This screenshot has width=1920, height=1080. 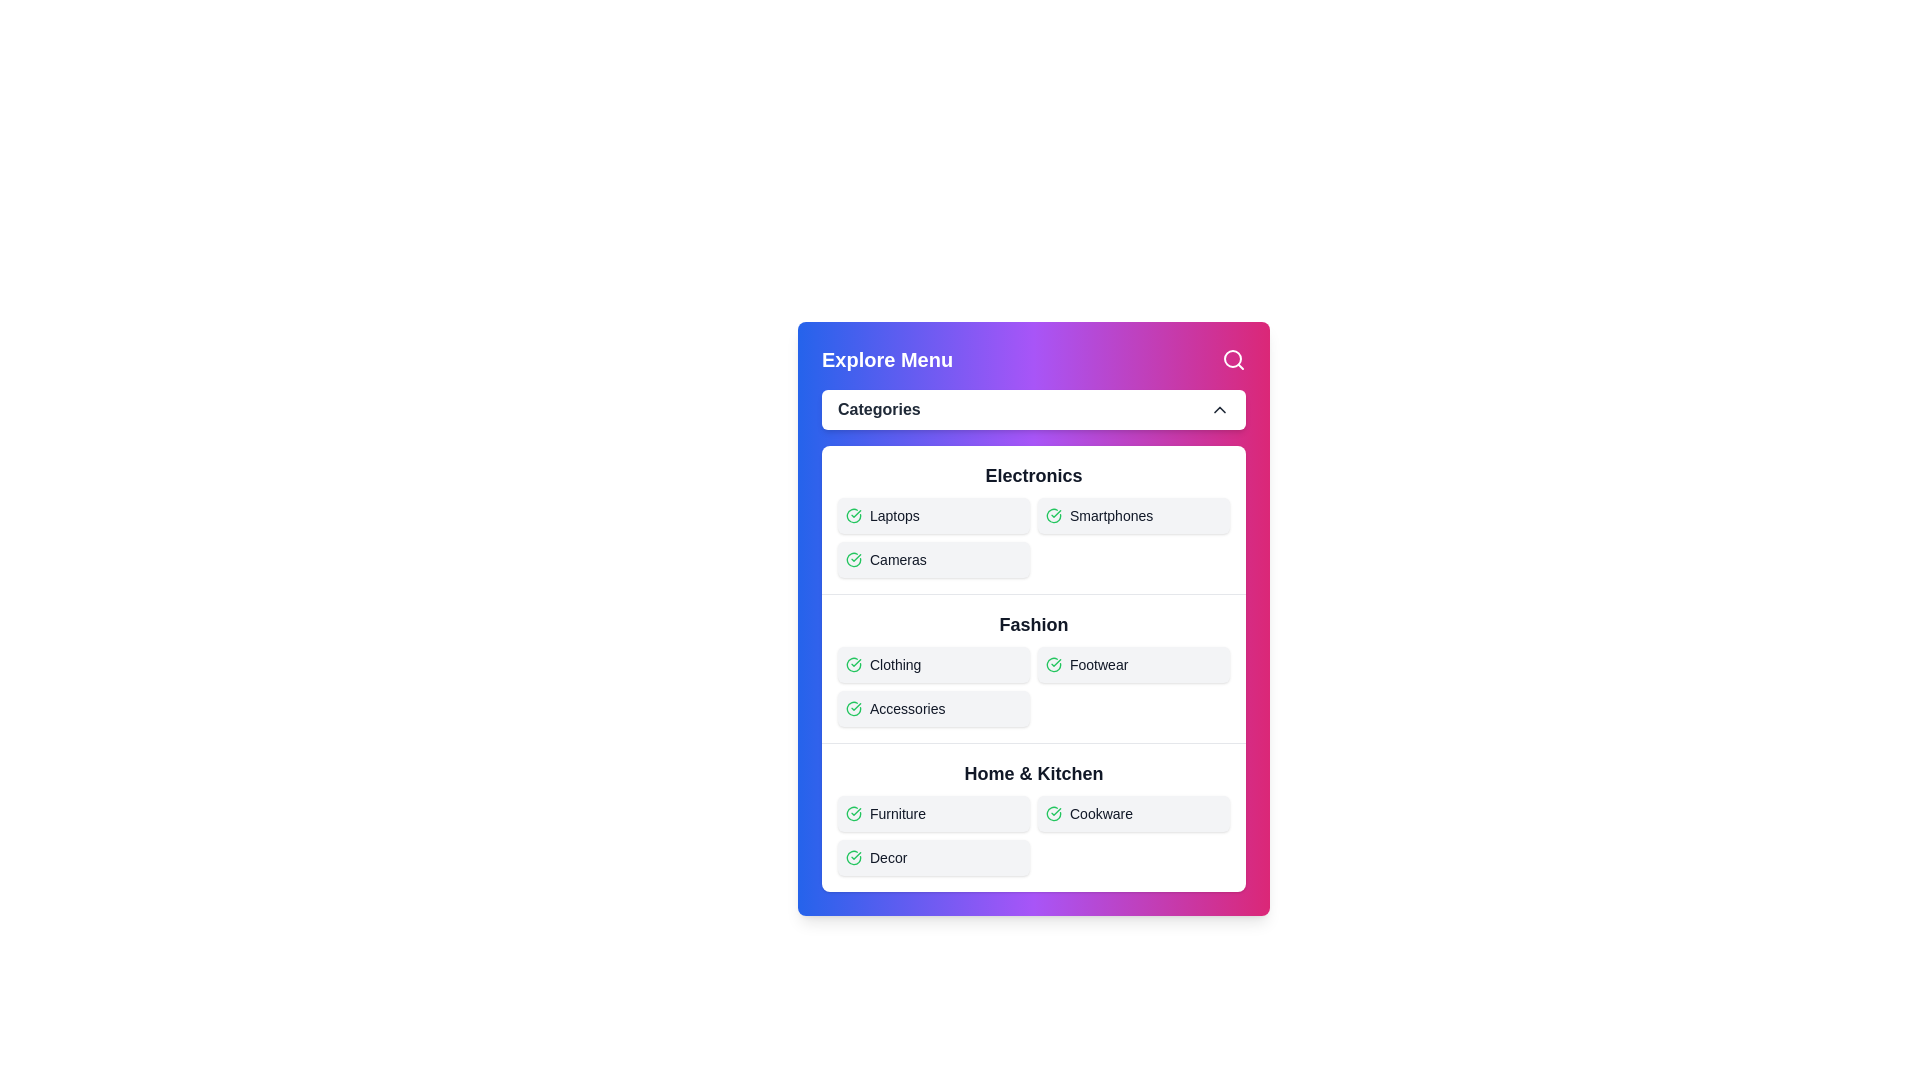 I want to click on the 'Clothing' item in the grid layout, so click(x=1033, y=685).